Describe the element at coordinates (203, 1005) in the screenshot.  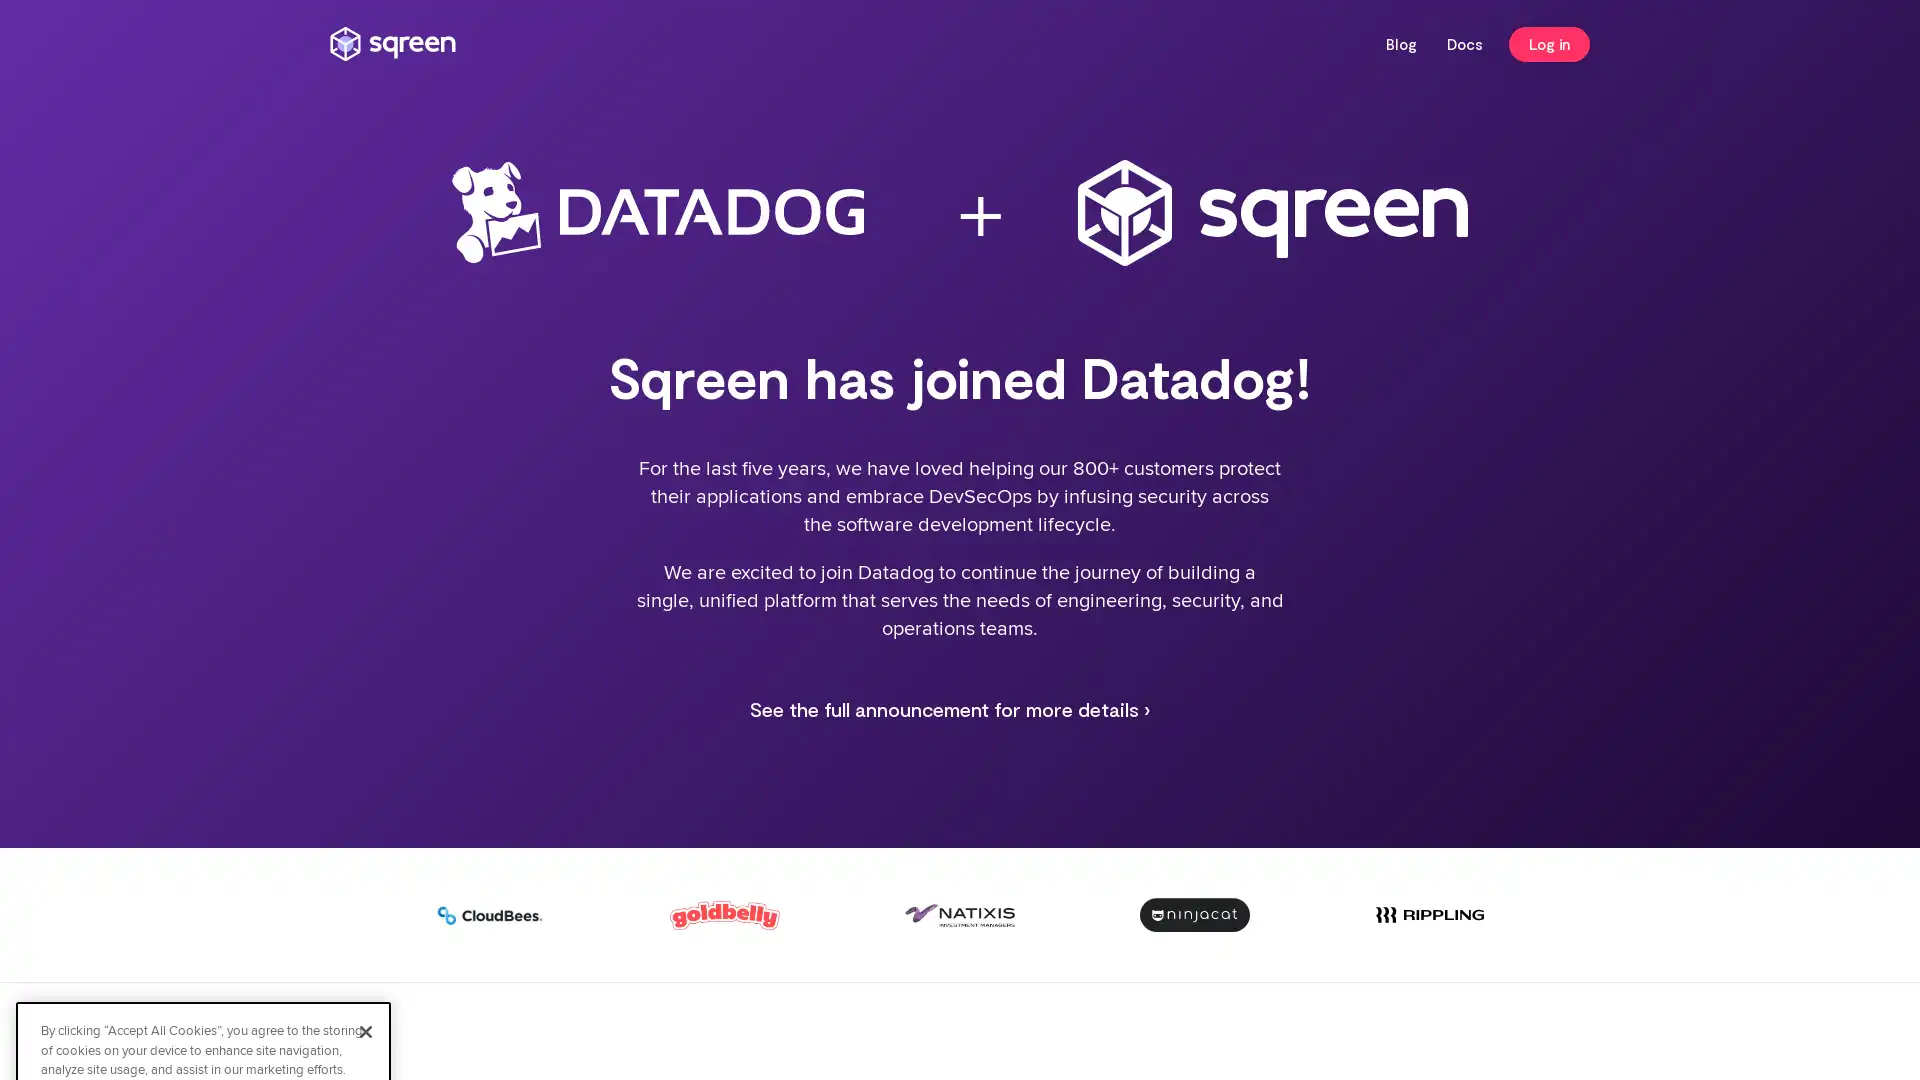
I see `Reject All` at that location.